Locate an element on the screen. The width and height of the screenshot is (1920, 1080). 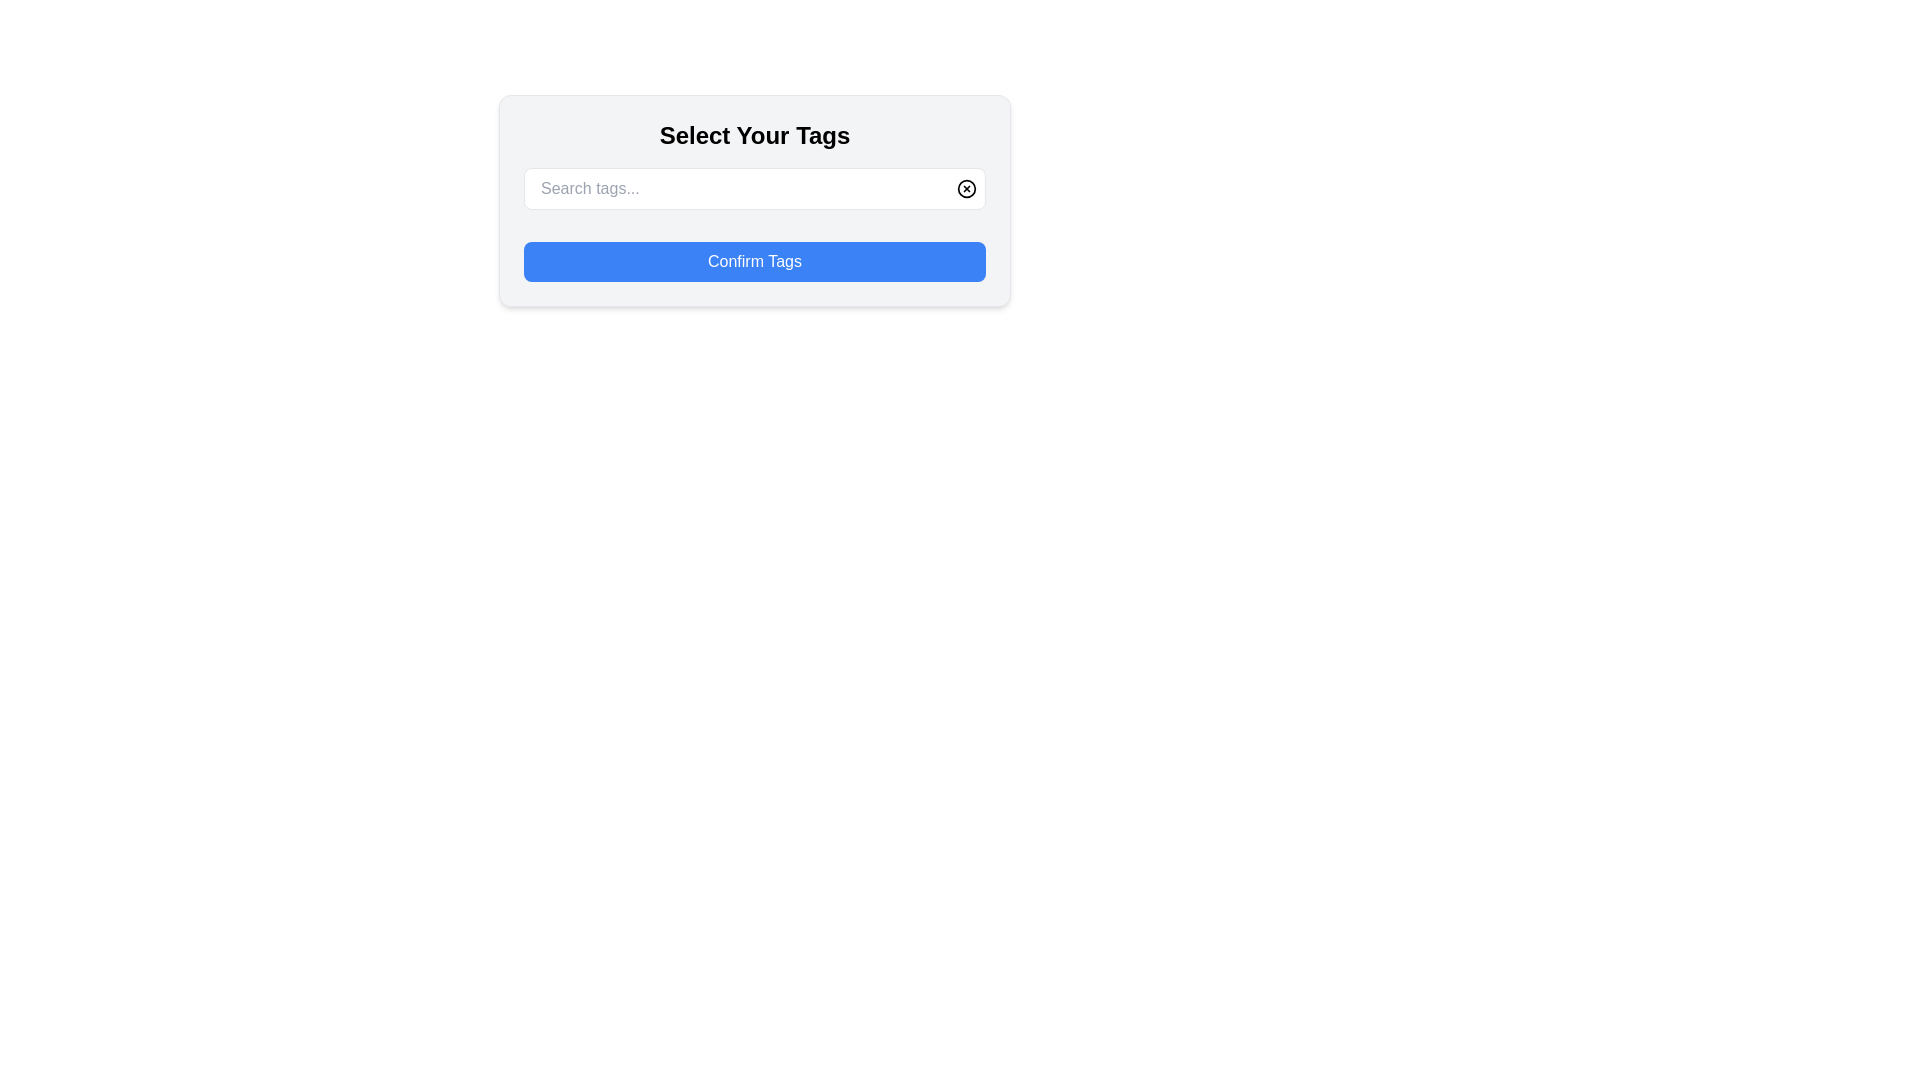
the 'Clear Input' icon located at the top-right corner of the text input box, which is represented by a circle-x icon is located at coordinates (966, 189).